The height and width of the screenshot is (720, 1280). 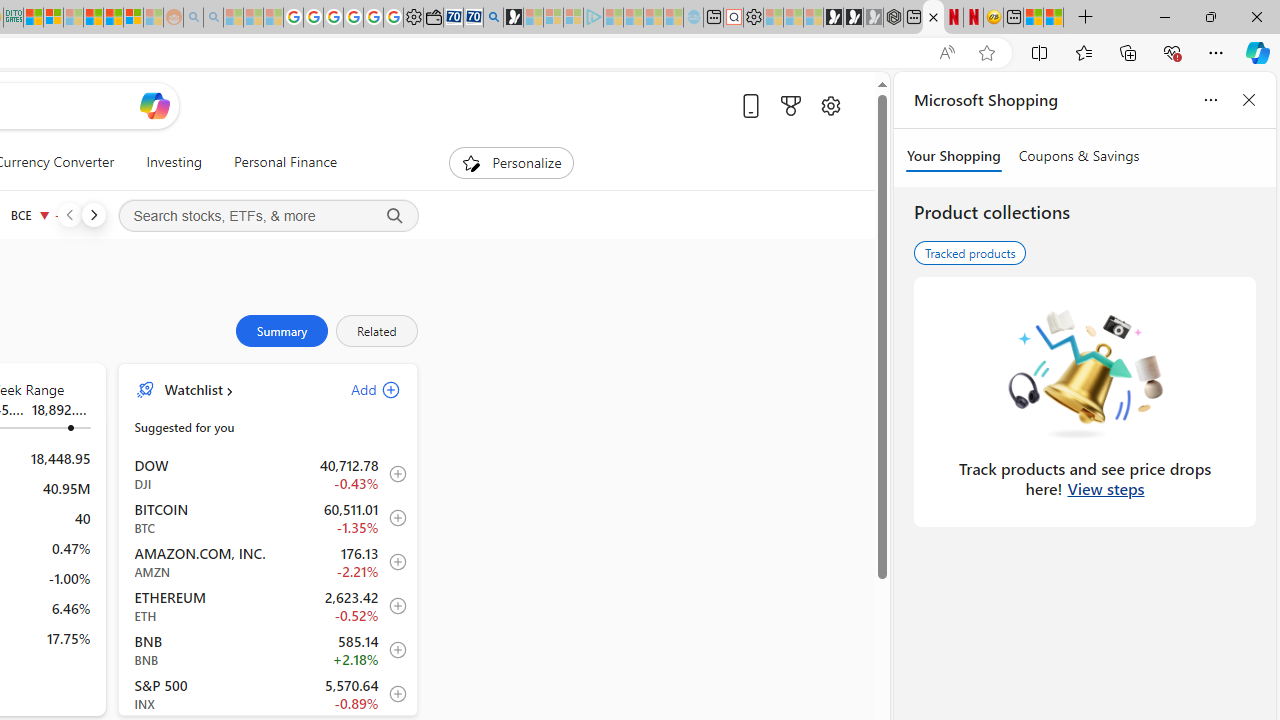 I want to click on 'Bing Real Estate - Home sales and rental listings', so click(x=493, y=17).